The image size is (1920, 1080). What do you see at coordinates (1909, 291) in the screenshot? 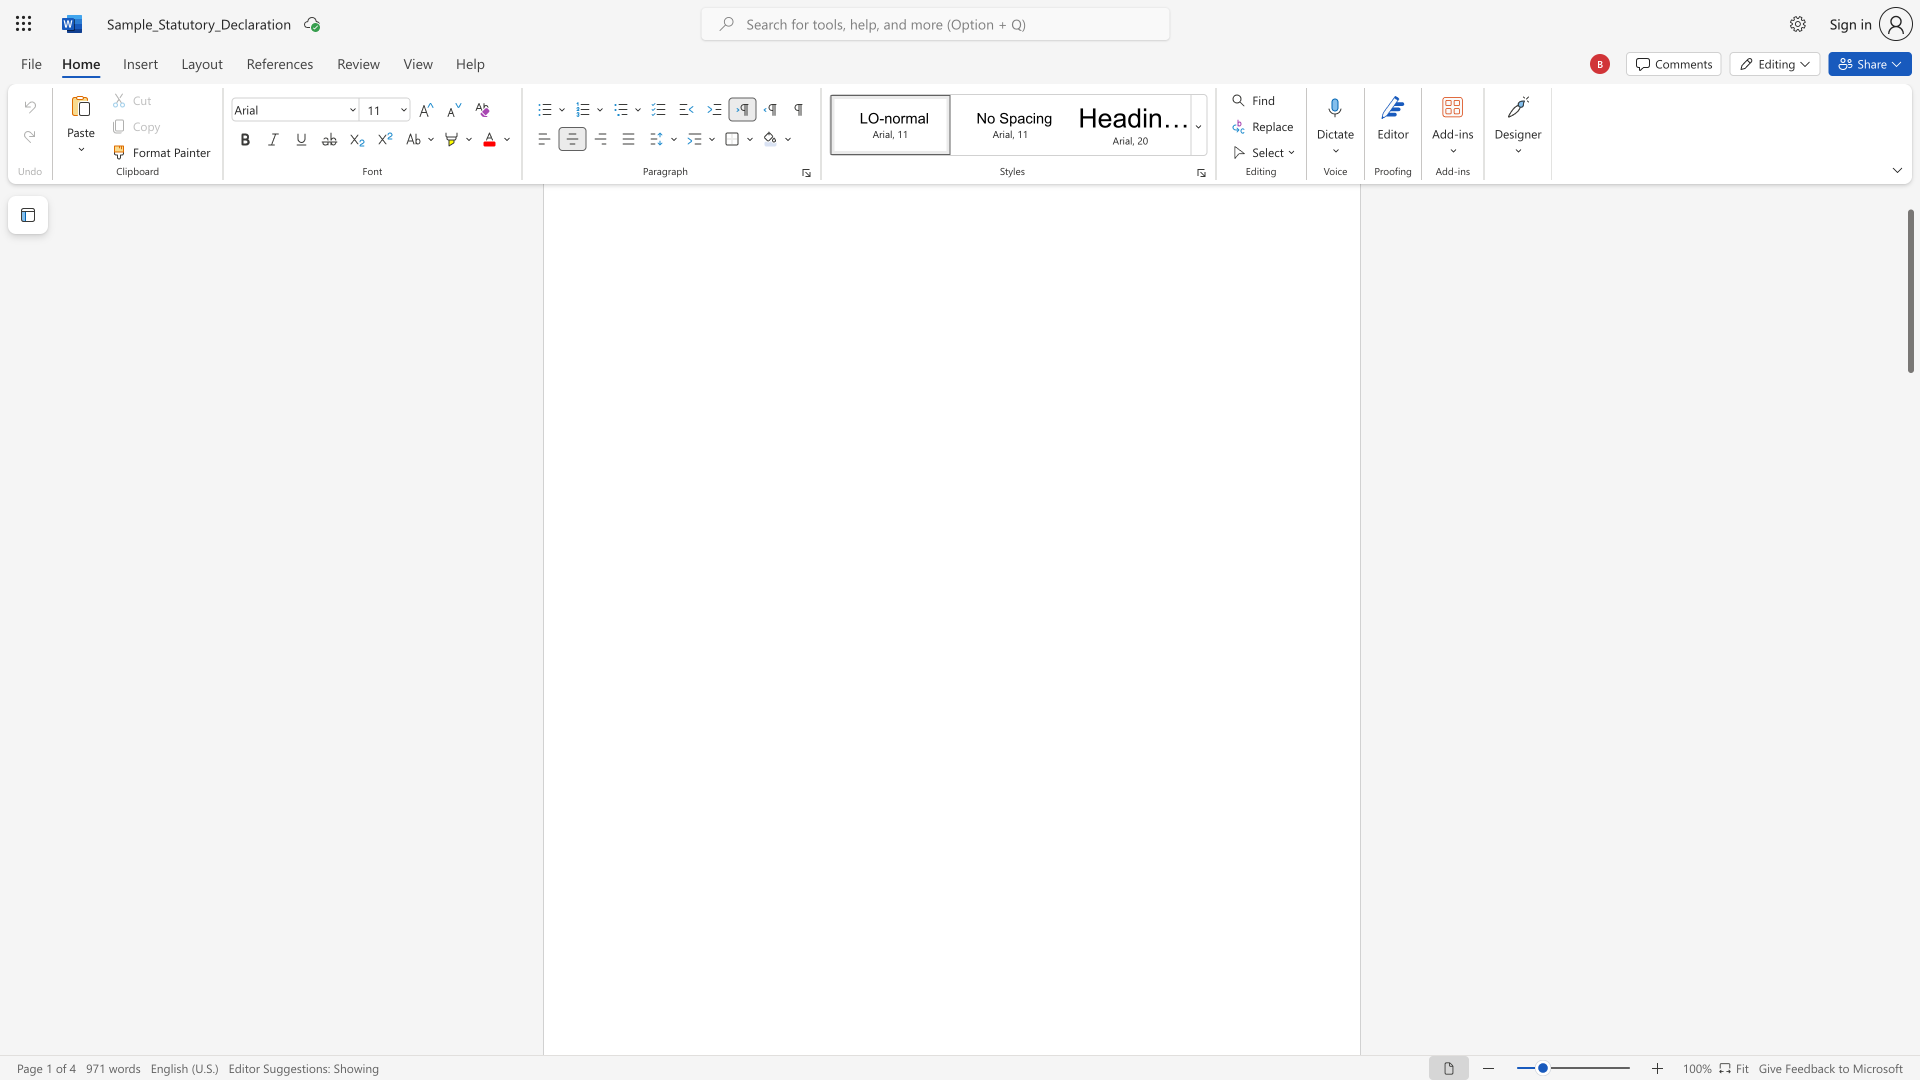
I see `the scrollbar and move down 3260 pixels` at bounding box center [1909, 291].